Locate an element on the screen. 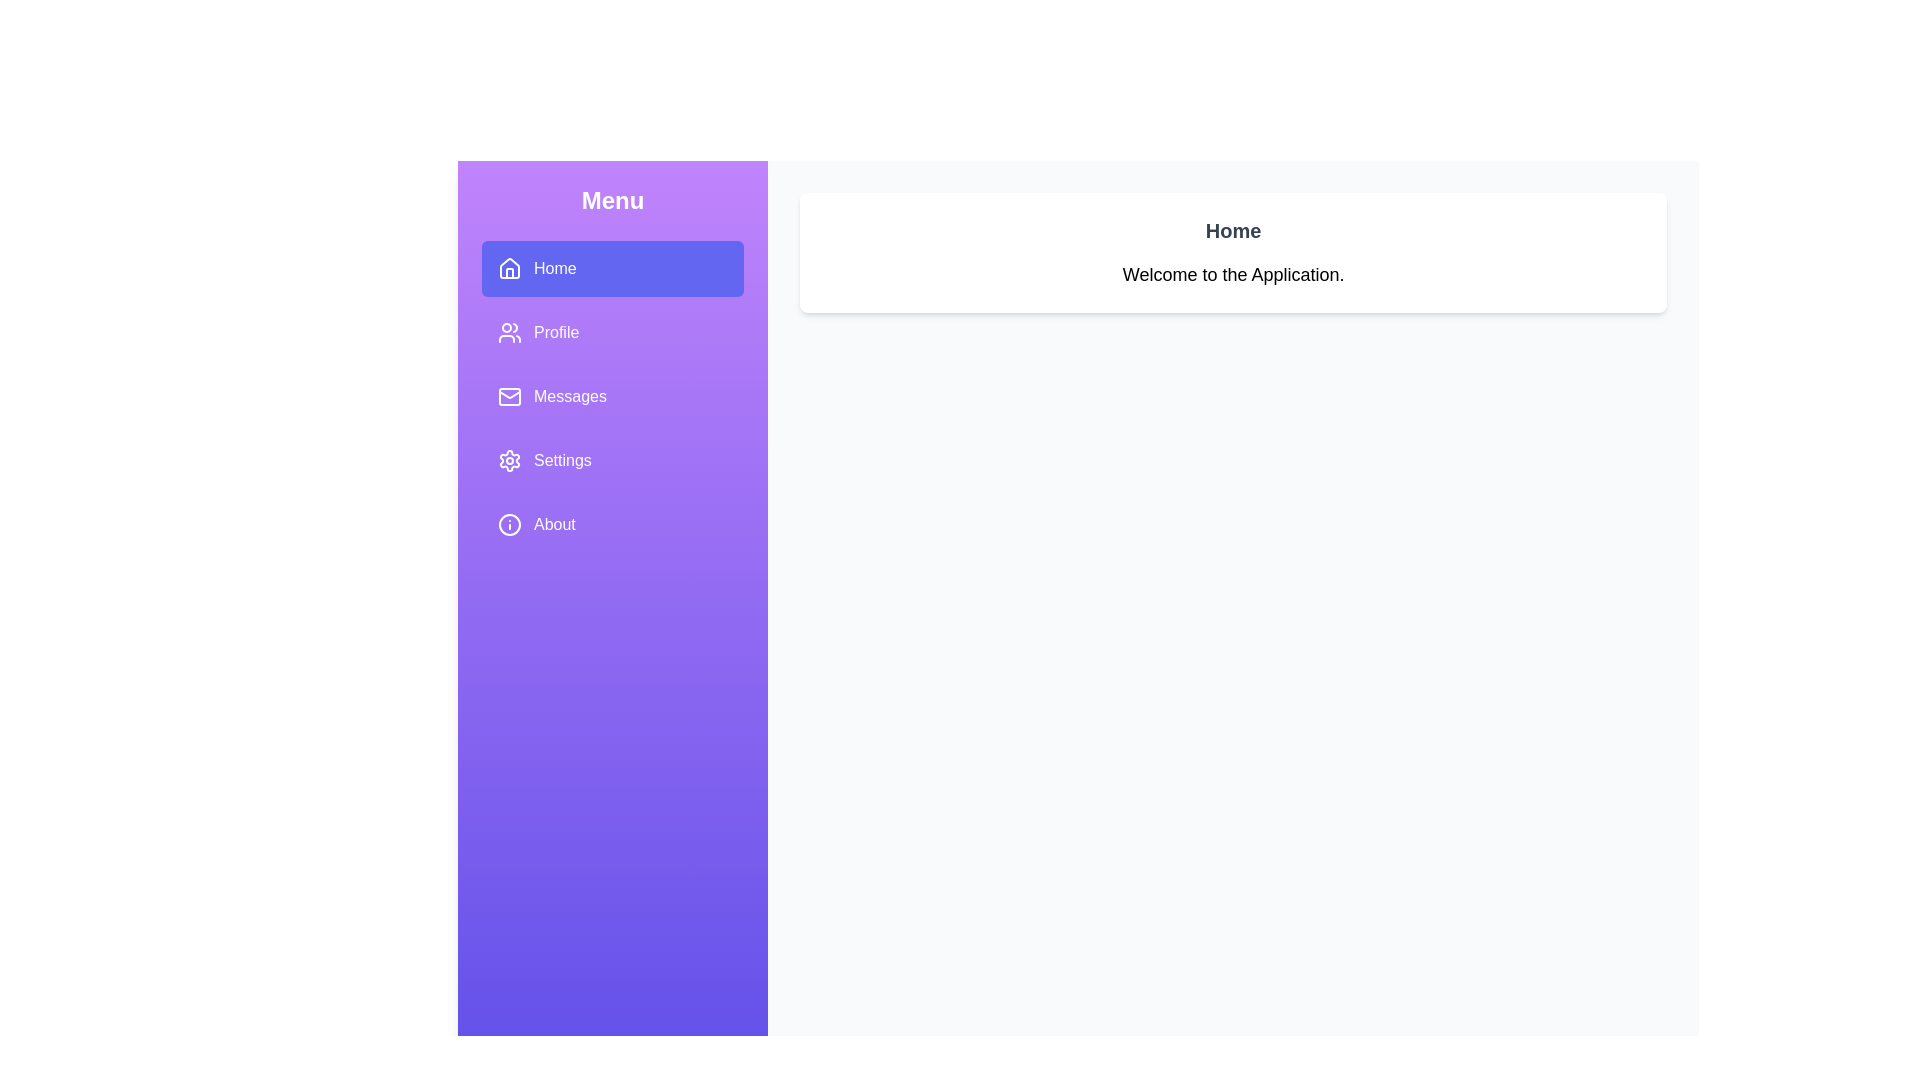  the 'Profile' navigation button located in the vertical menu on the left side of the interface is located at coordinates (612, 331).